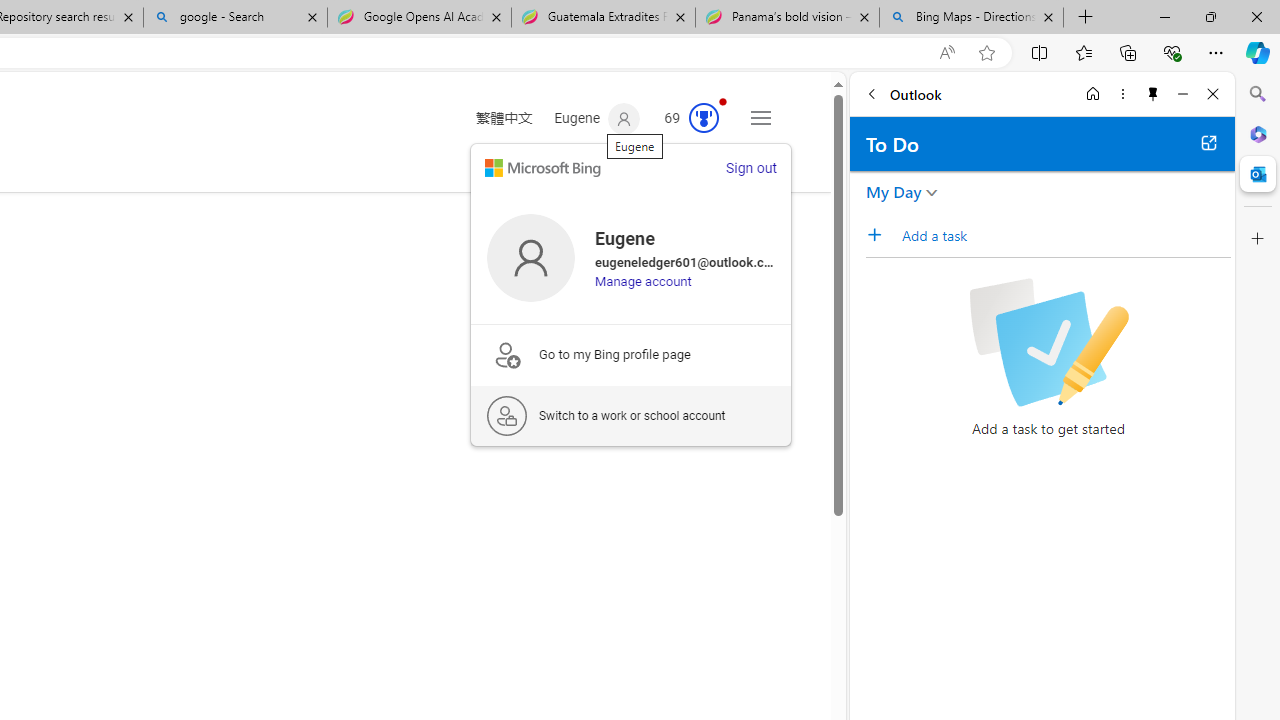 The height and width of the screenshot is (720, 1280). What do you see at coordinates (542, 167) in the screenshot?
I see `'microsoft logo'` at bounding box center [542, 167].